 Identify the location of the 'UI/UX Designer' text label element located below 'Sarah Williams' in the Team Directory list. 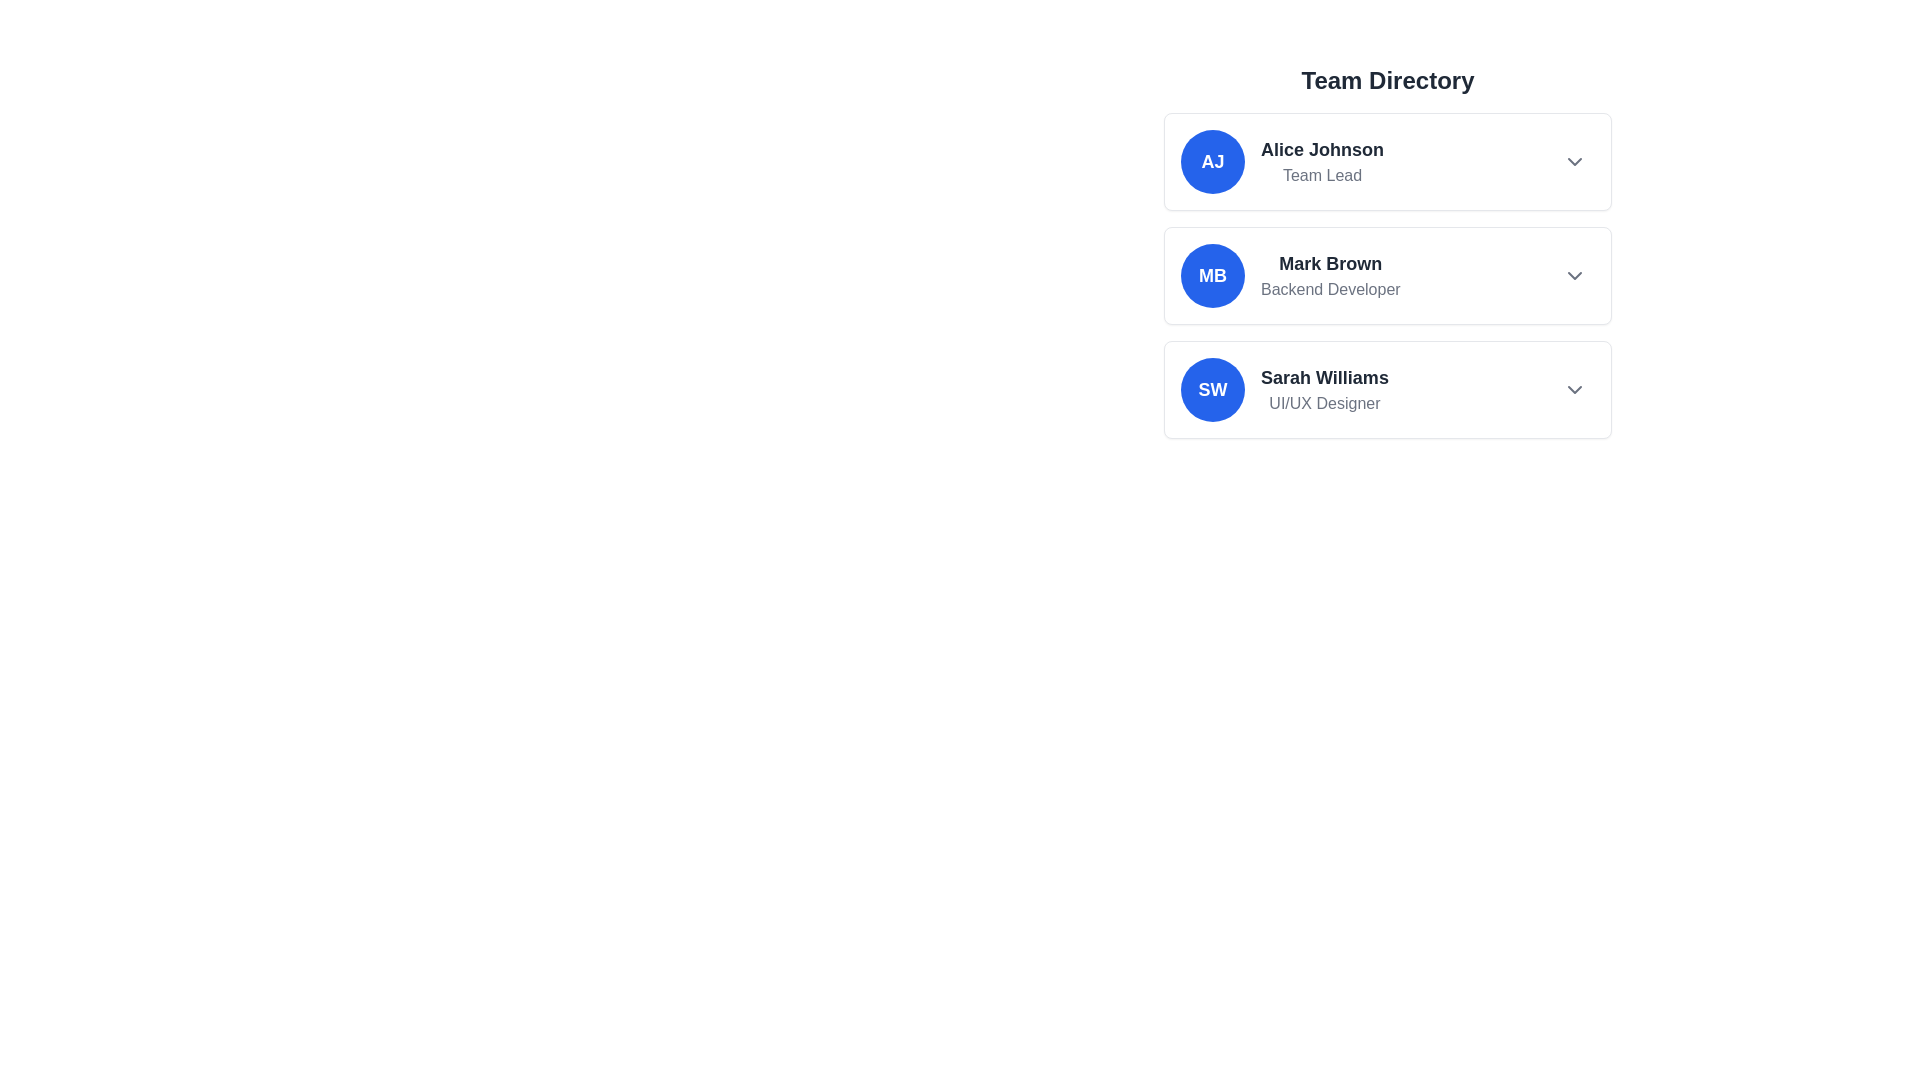
(1324, 404).